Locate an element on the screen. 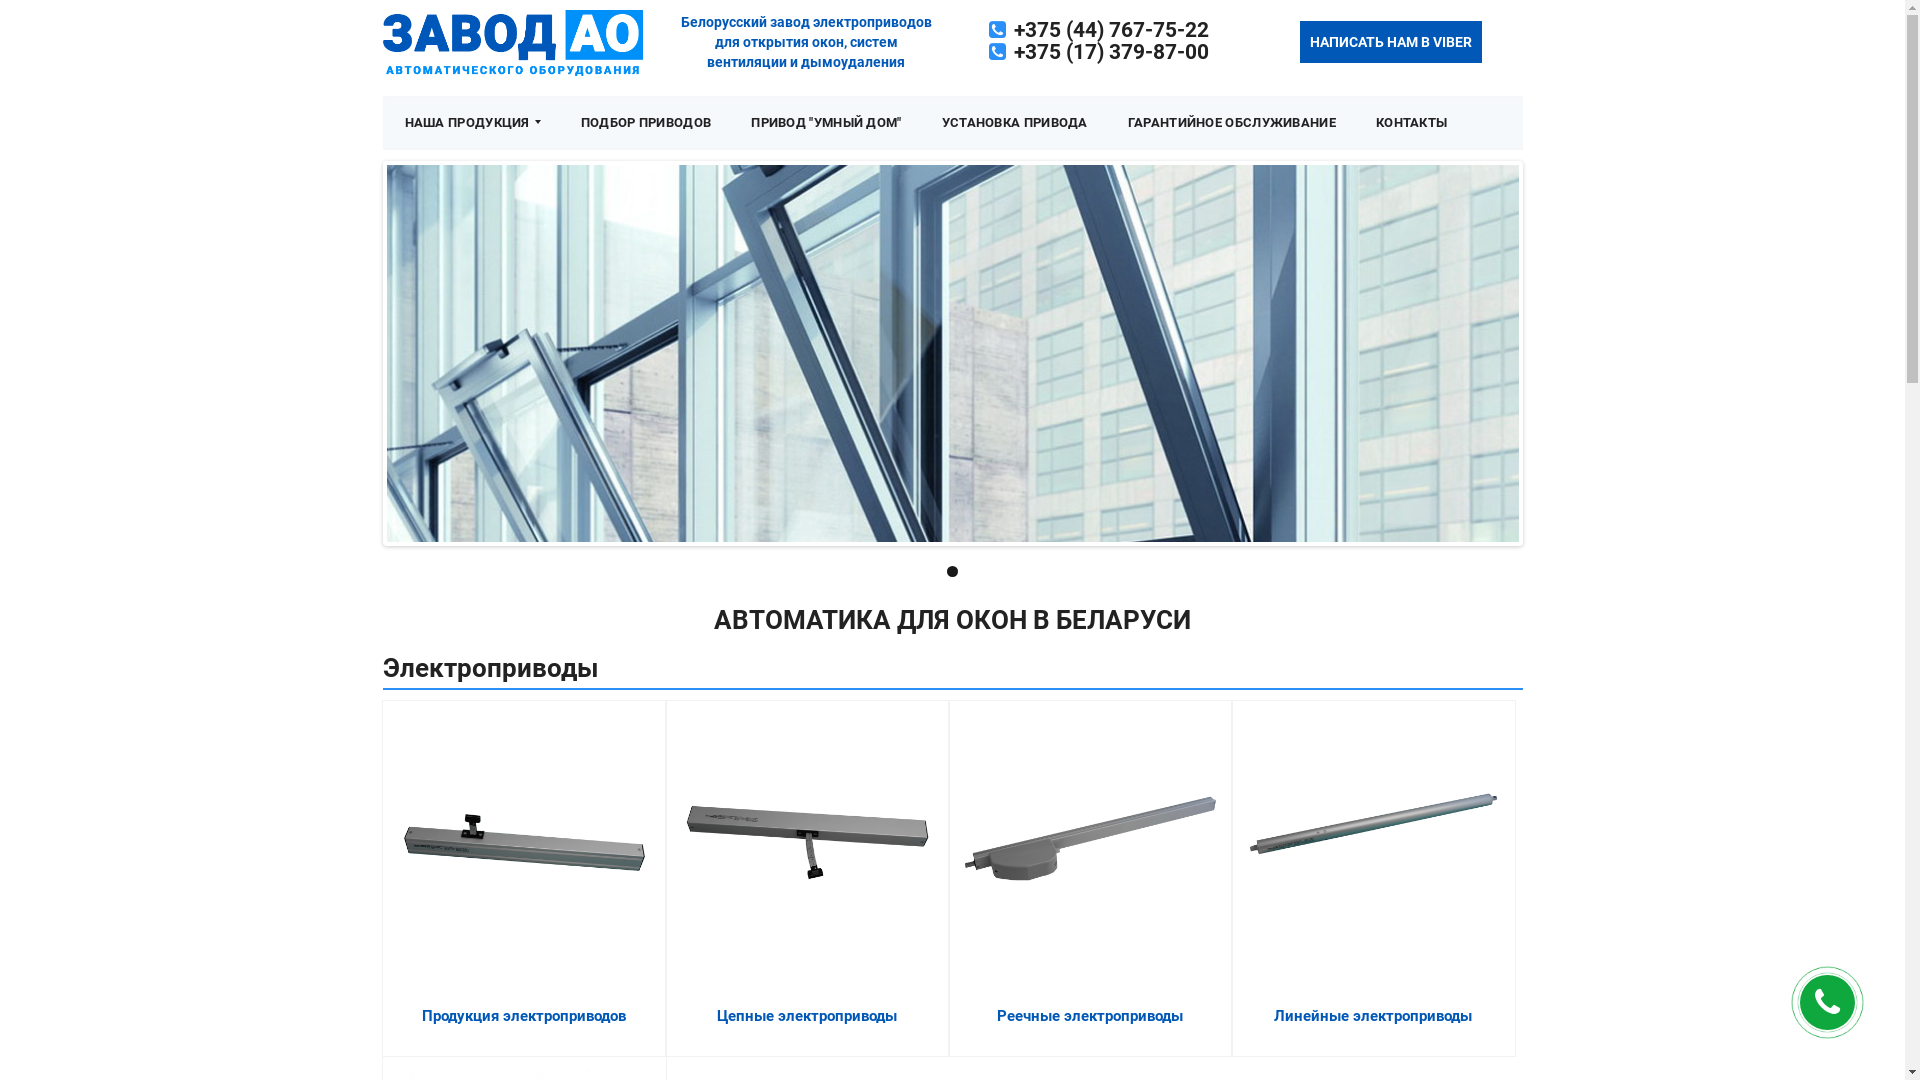 Image resolution: width=1920 pixels, height=1080 pixels. '+375 (44) 767-75-22' is located at coordinates (1110, 30).